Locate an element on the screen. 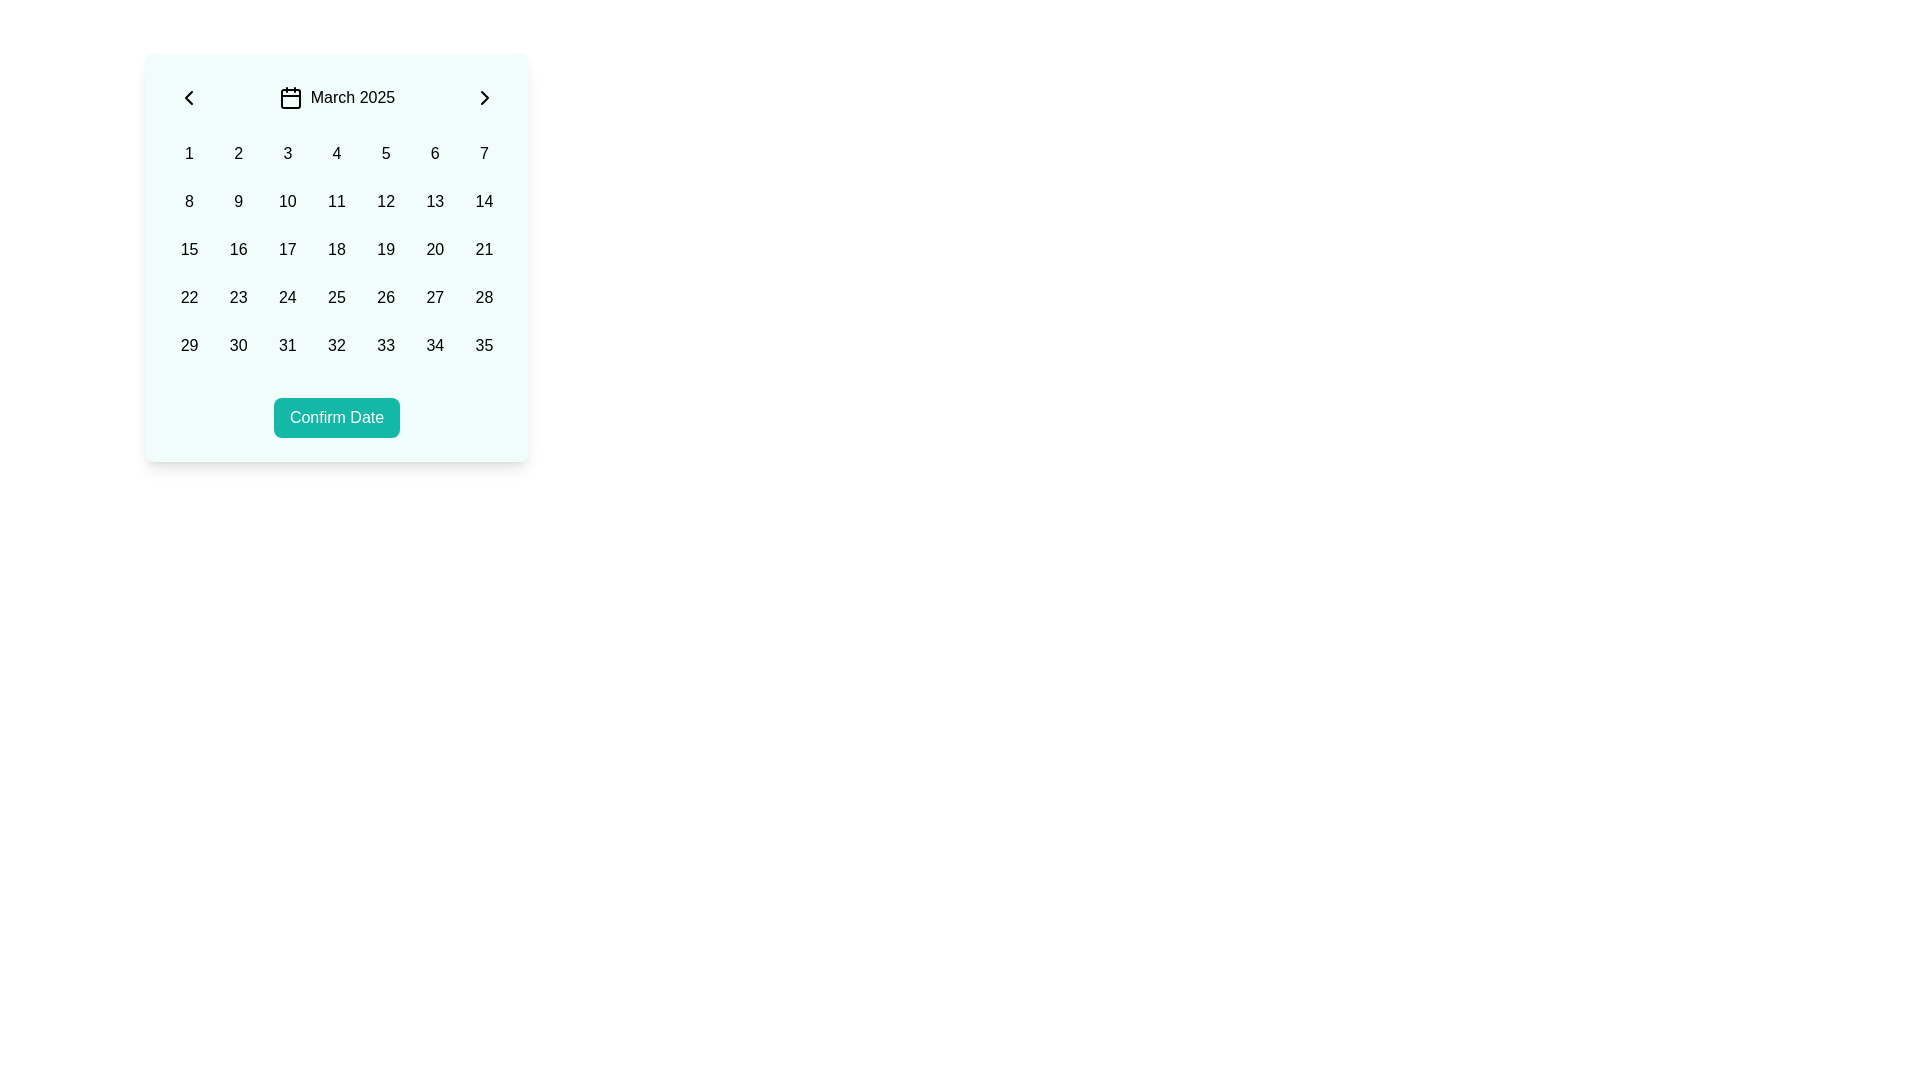  the button labeled '4', which is a square box with rounded corners located in the first row and fourth column of the grid in the calendar interface is located at coordinates (336, 153).